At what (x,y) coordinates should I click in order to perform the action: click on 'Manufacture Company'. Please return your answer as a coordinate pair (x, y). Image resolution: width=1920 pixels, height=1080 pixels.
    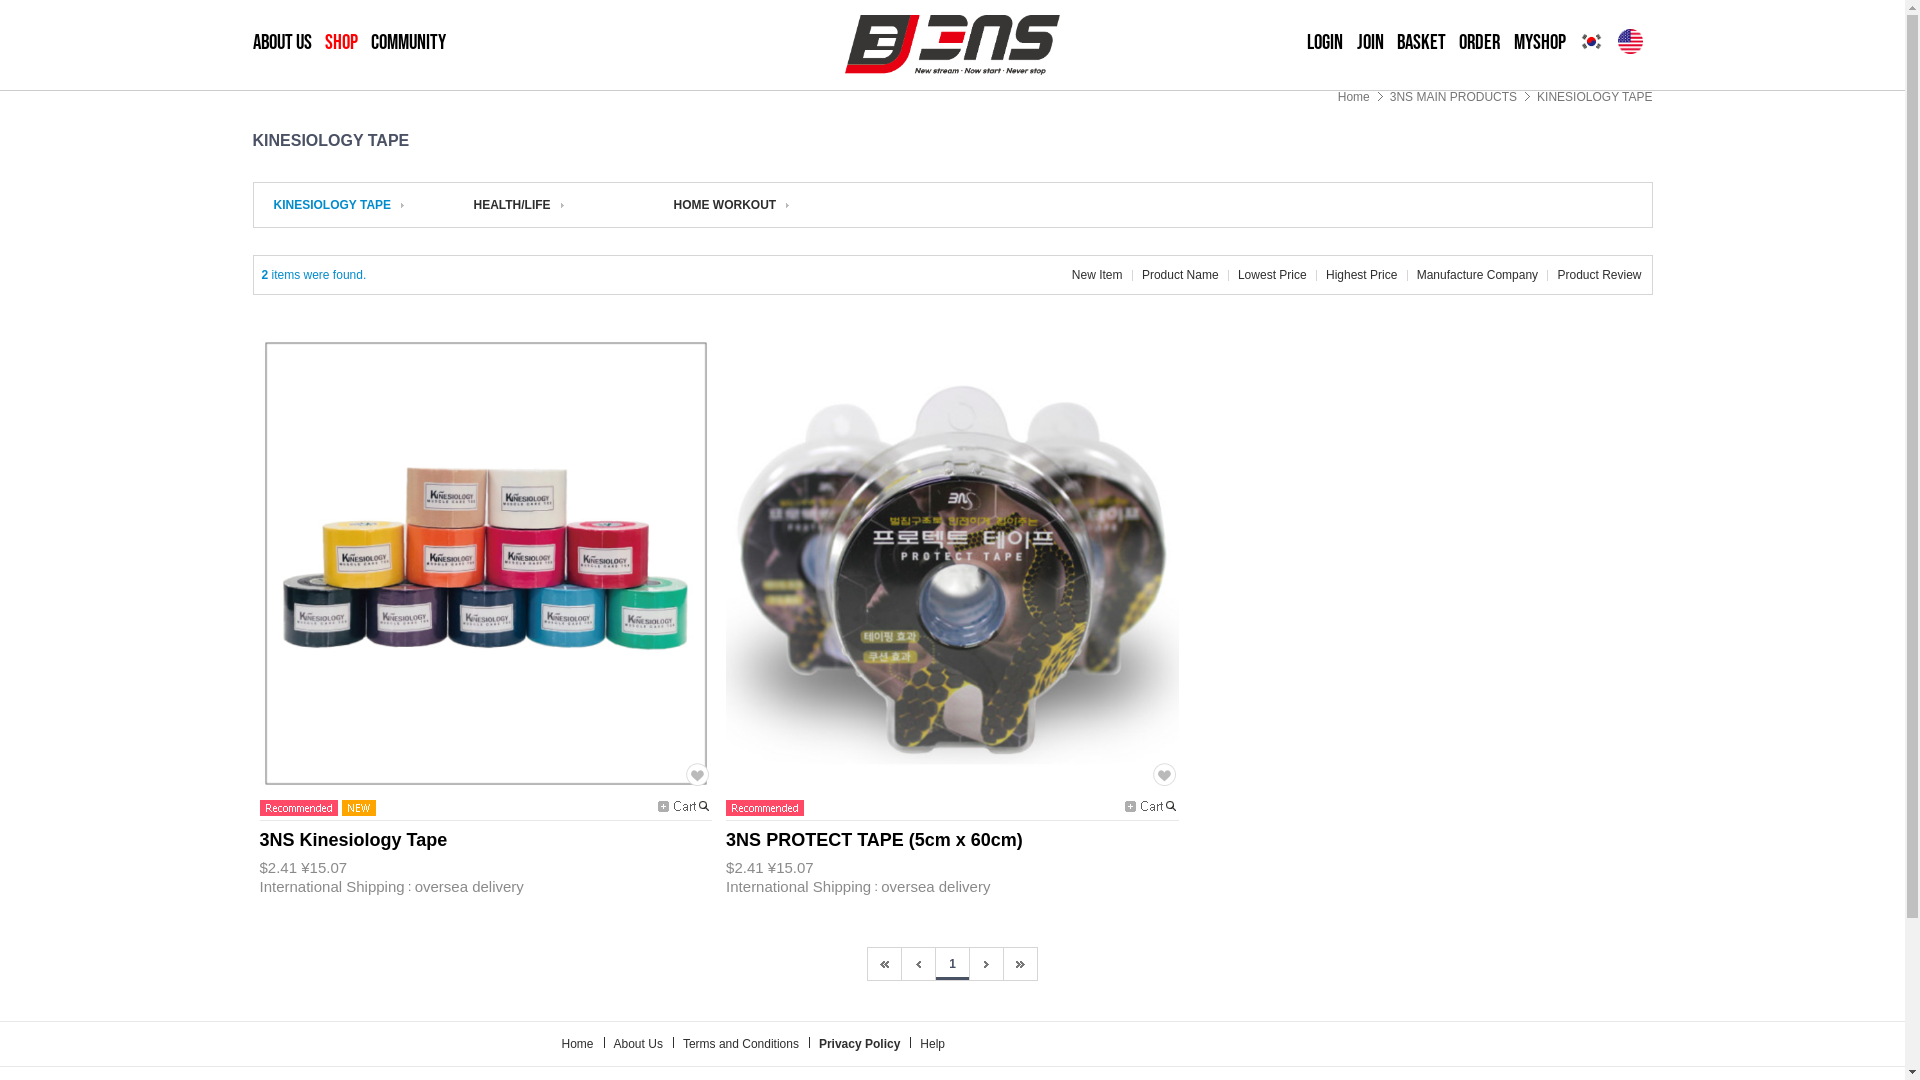
    Looking at the image, I should click on (1477, 274).